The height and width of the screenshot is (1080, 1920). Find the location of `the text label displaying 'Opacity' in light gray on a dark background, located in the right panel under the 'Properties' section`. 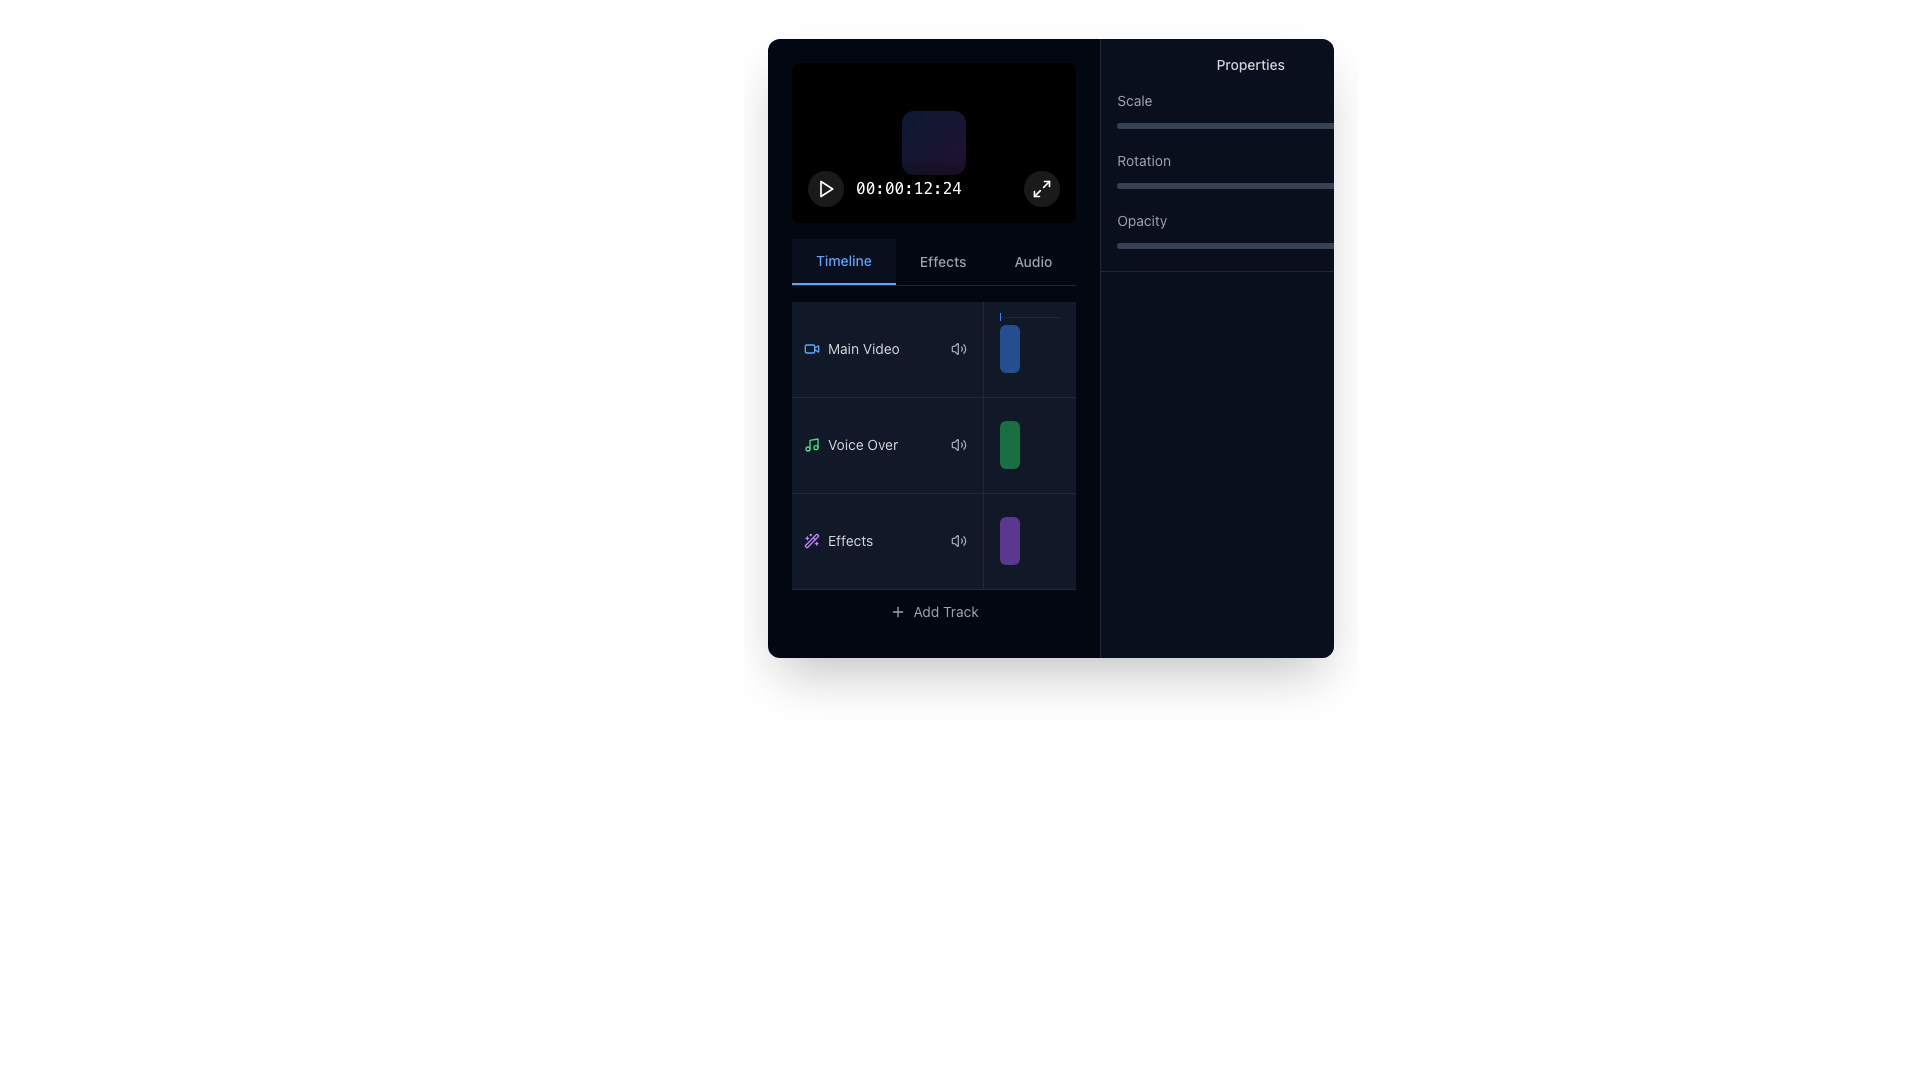

the text label displaying 'Opacity' in light gray on a dark background, located in the right panel under the 'Properties' section is located at coordinates (1142, 220).